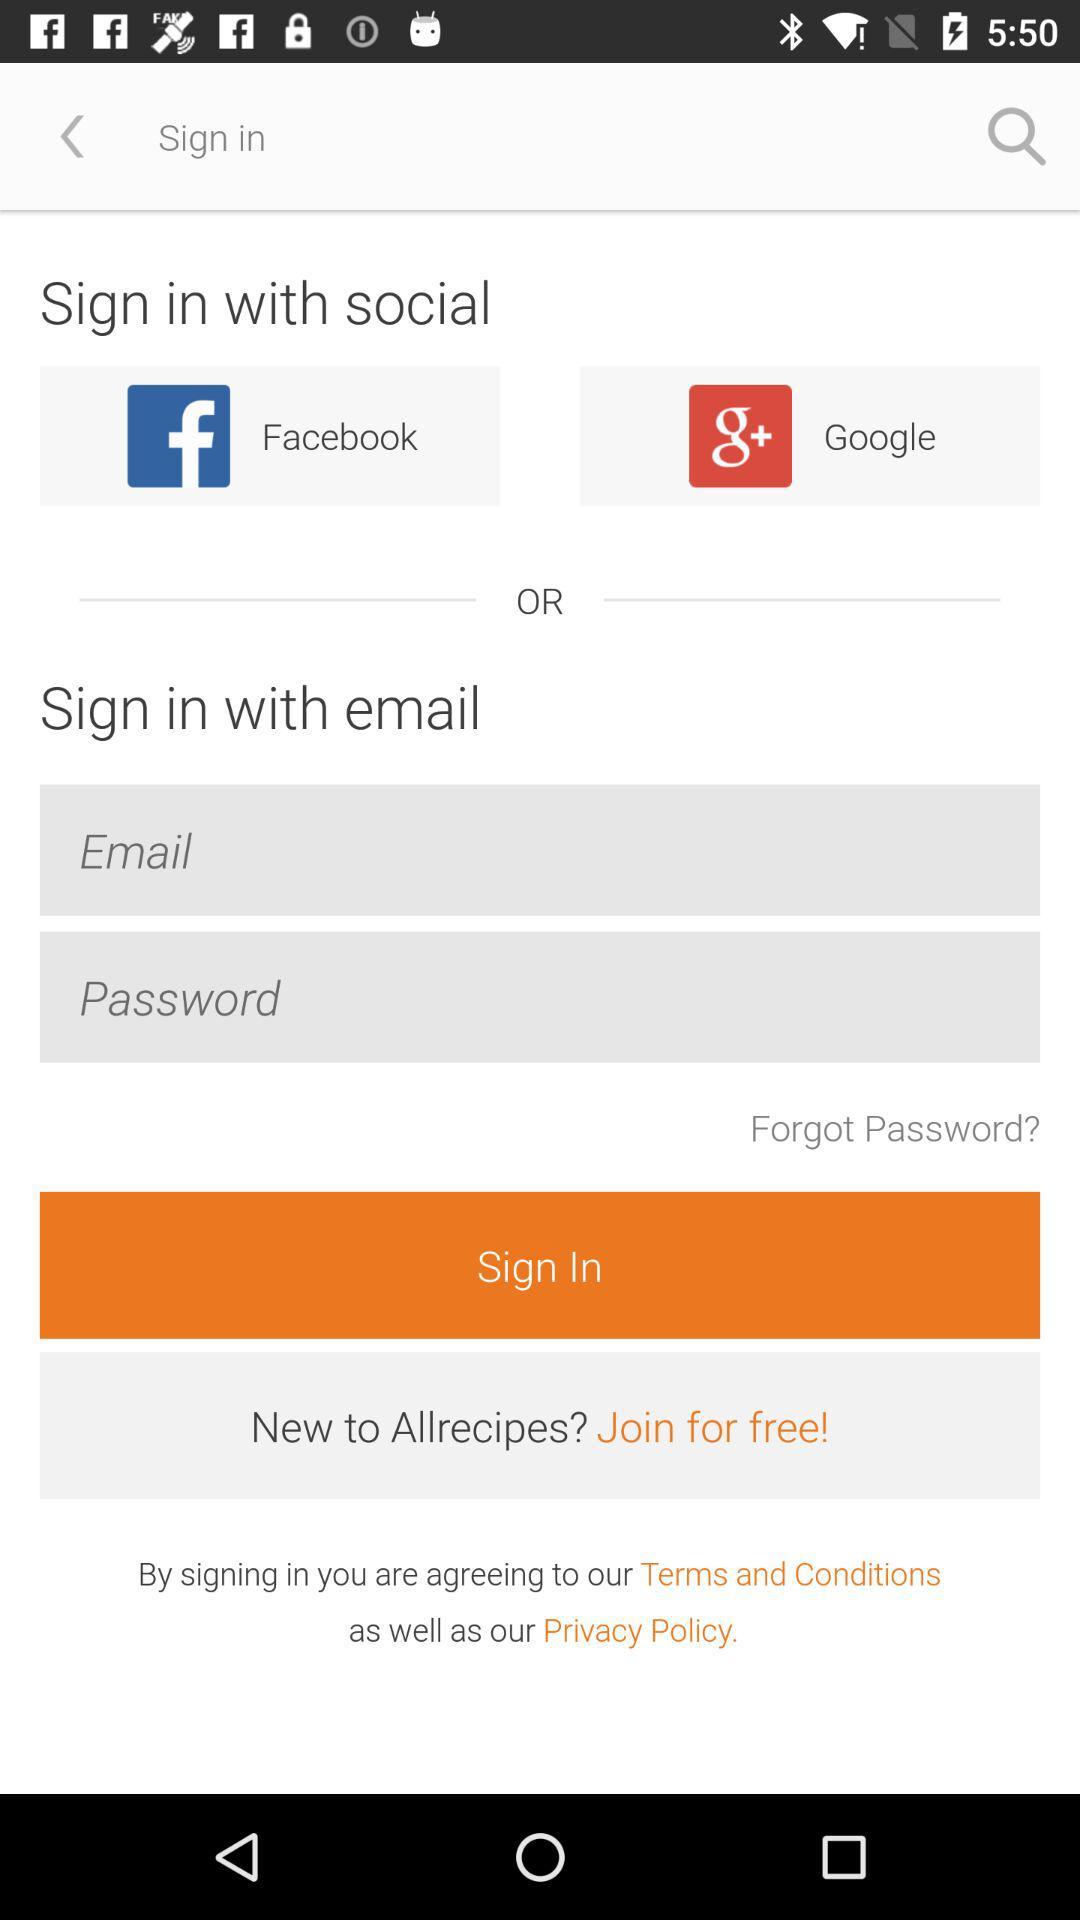 This screenshot has height=1920, width=1080. What do you see at coordinates (72, 135) in the screenshot?
I see `item above sign in with item` at bounding box center [72, 135].